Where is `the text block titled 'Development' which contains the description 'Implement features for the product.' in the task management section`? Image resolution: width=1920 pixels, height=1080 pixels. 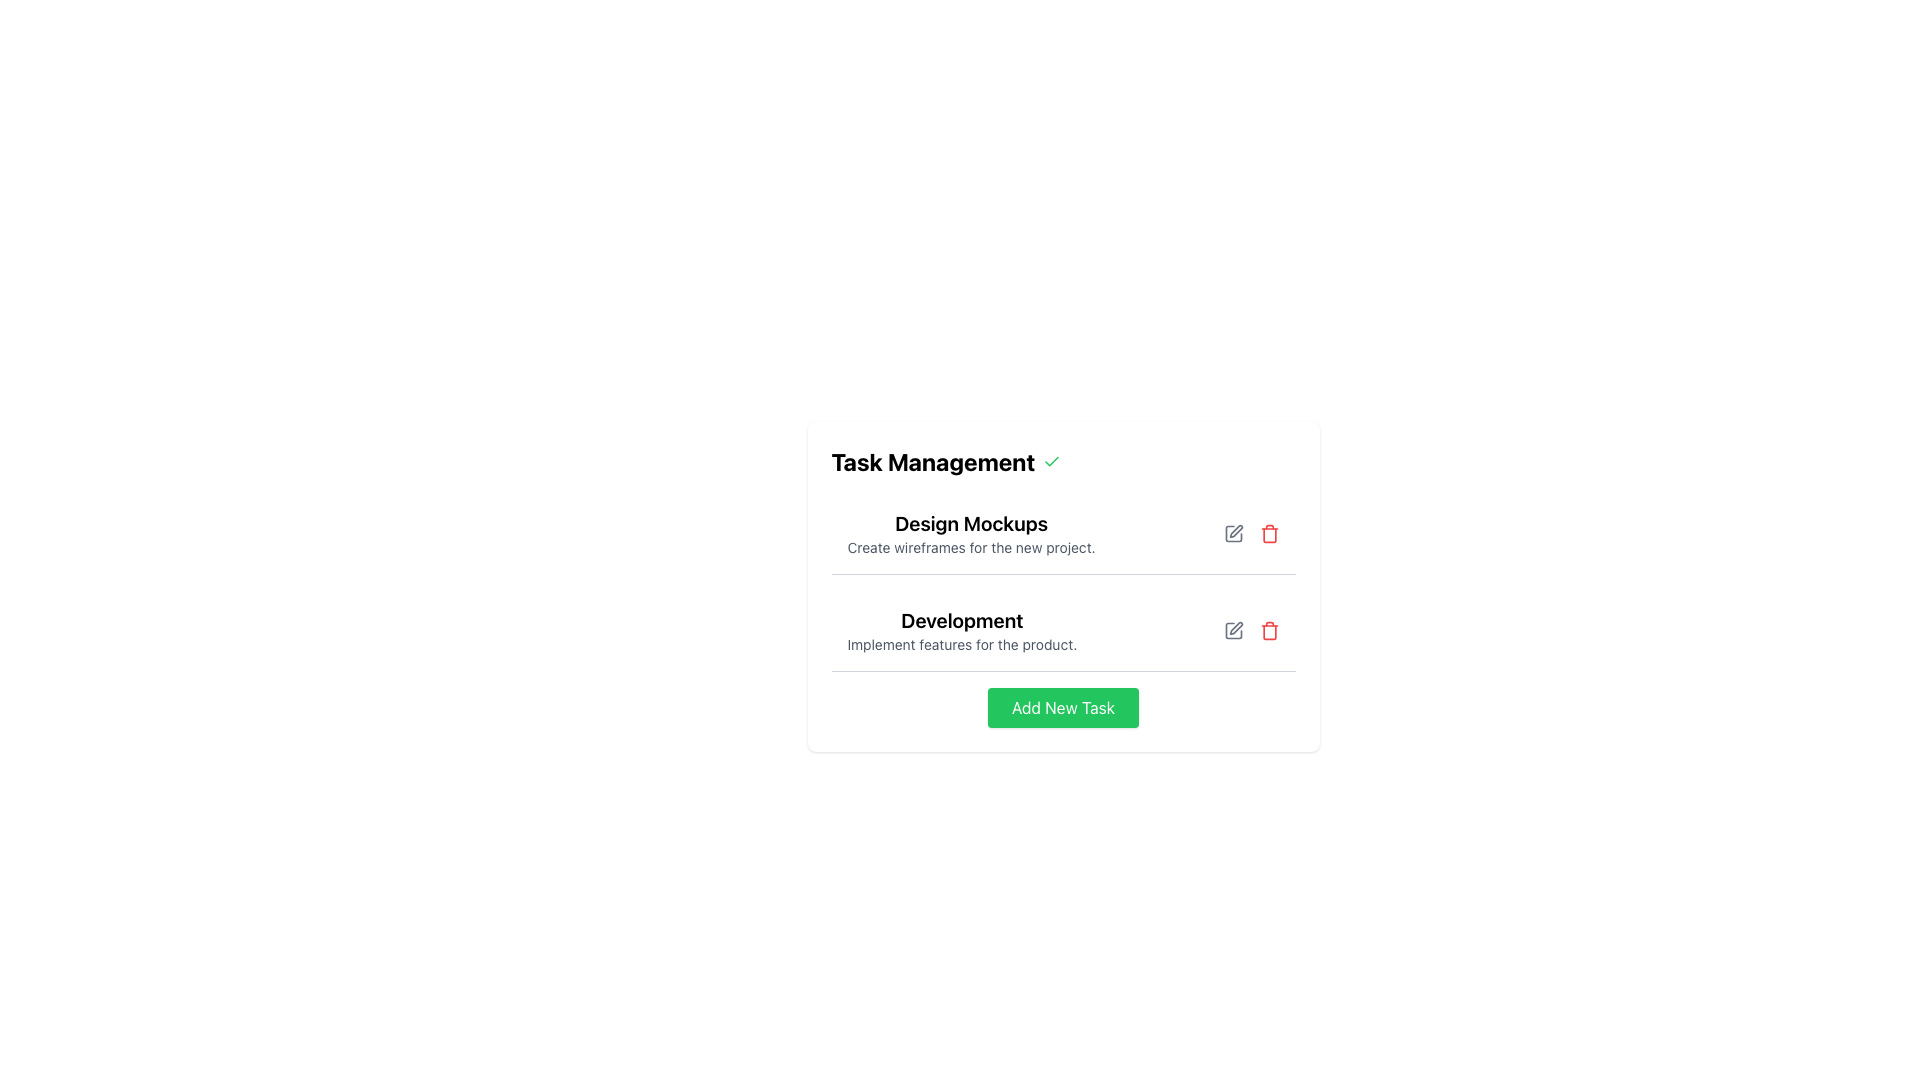 the text block titled 'Development' which contains the description 'Implement features for the product.' in the task management section is located at coordinates (962, 631).